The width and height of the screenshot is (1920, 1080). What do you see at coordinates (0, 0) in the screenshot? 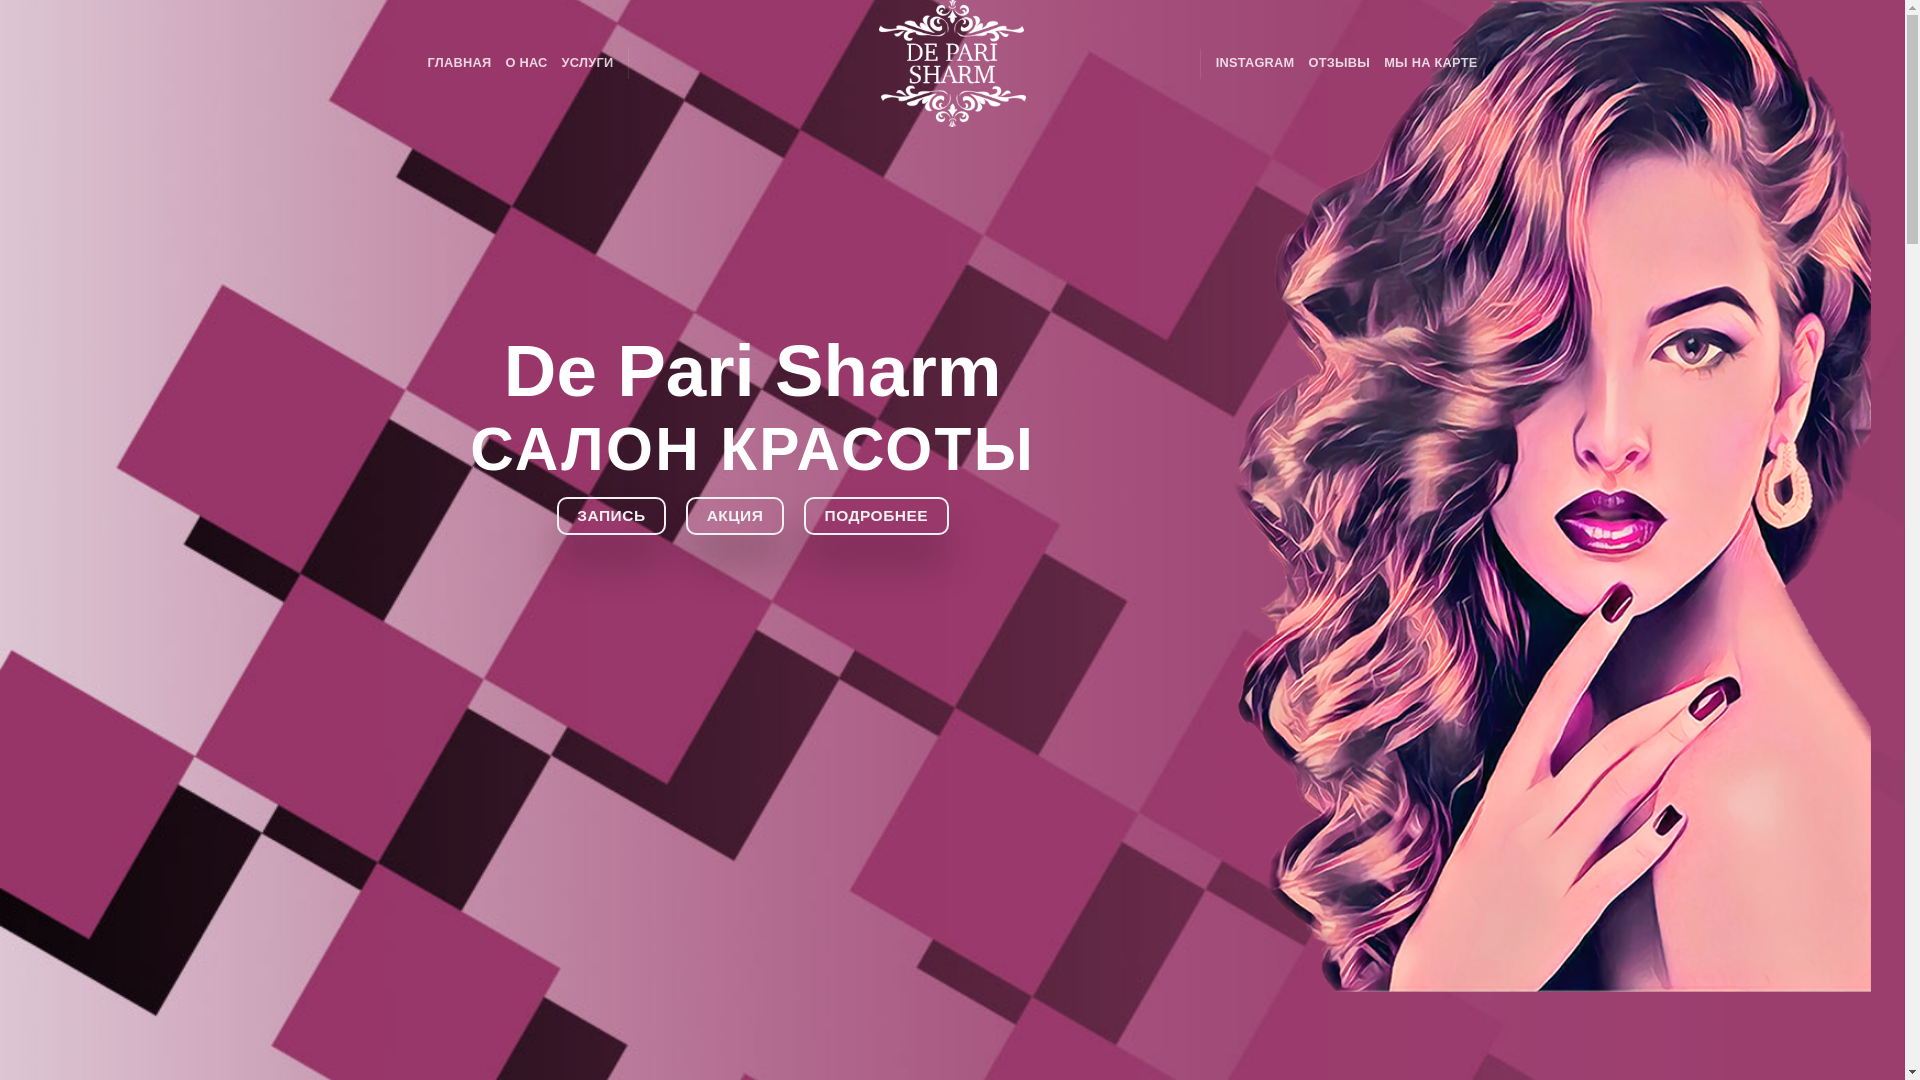
I see `'Skip to content'` at bounding box center [0, 0].